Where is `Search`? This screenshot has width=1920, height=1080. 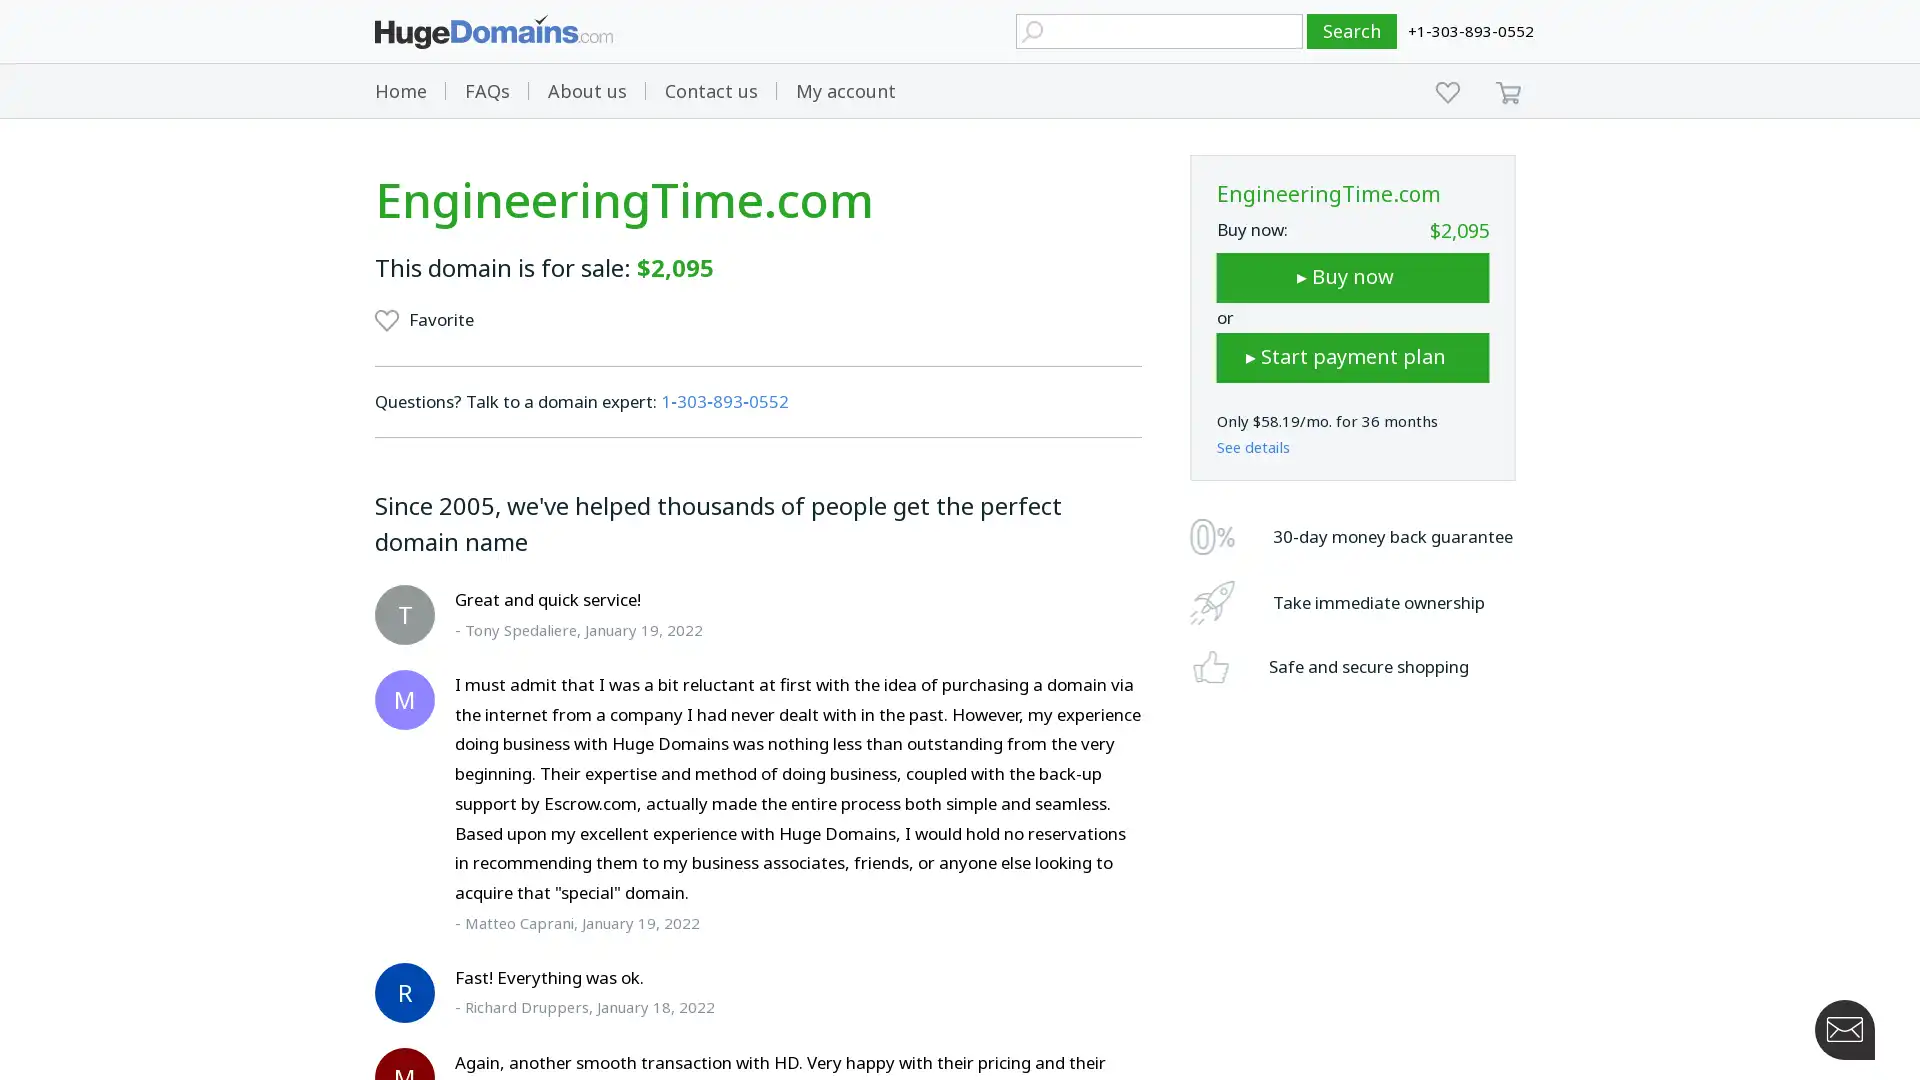 Search is located at coordinates (1352, 31).